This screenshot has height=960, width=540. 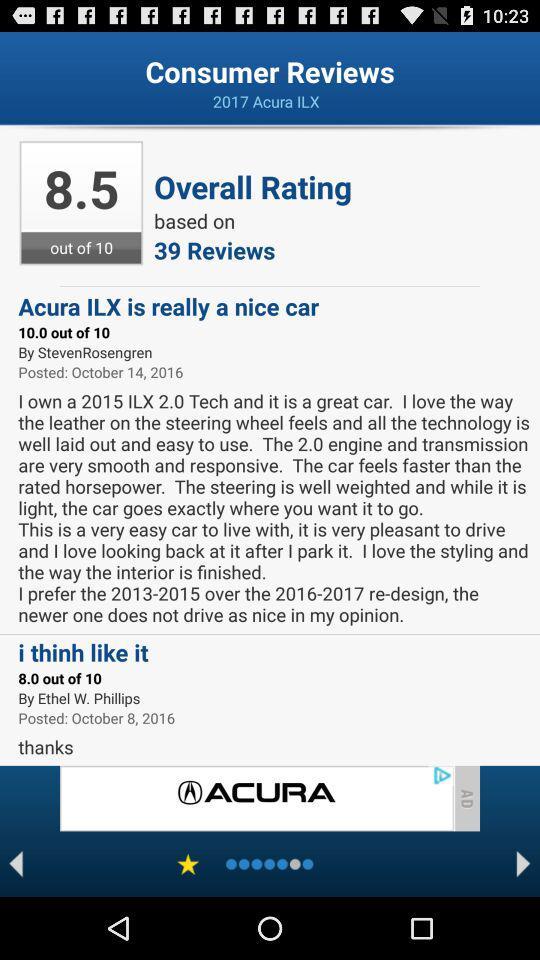 I want to click on see other options, so click(x=523, y=863).